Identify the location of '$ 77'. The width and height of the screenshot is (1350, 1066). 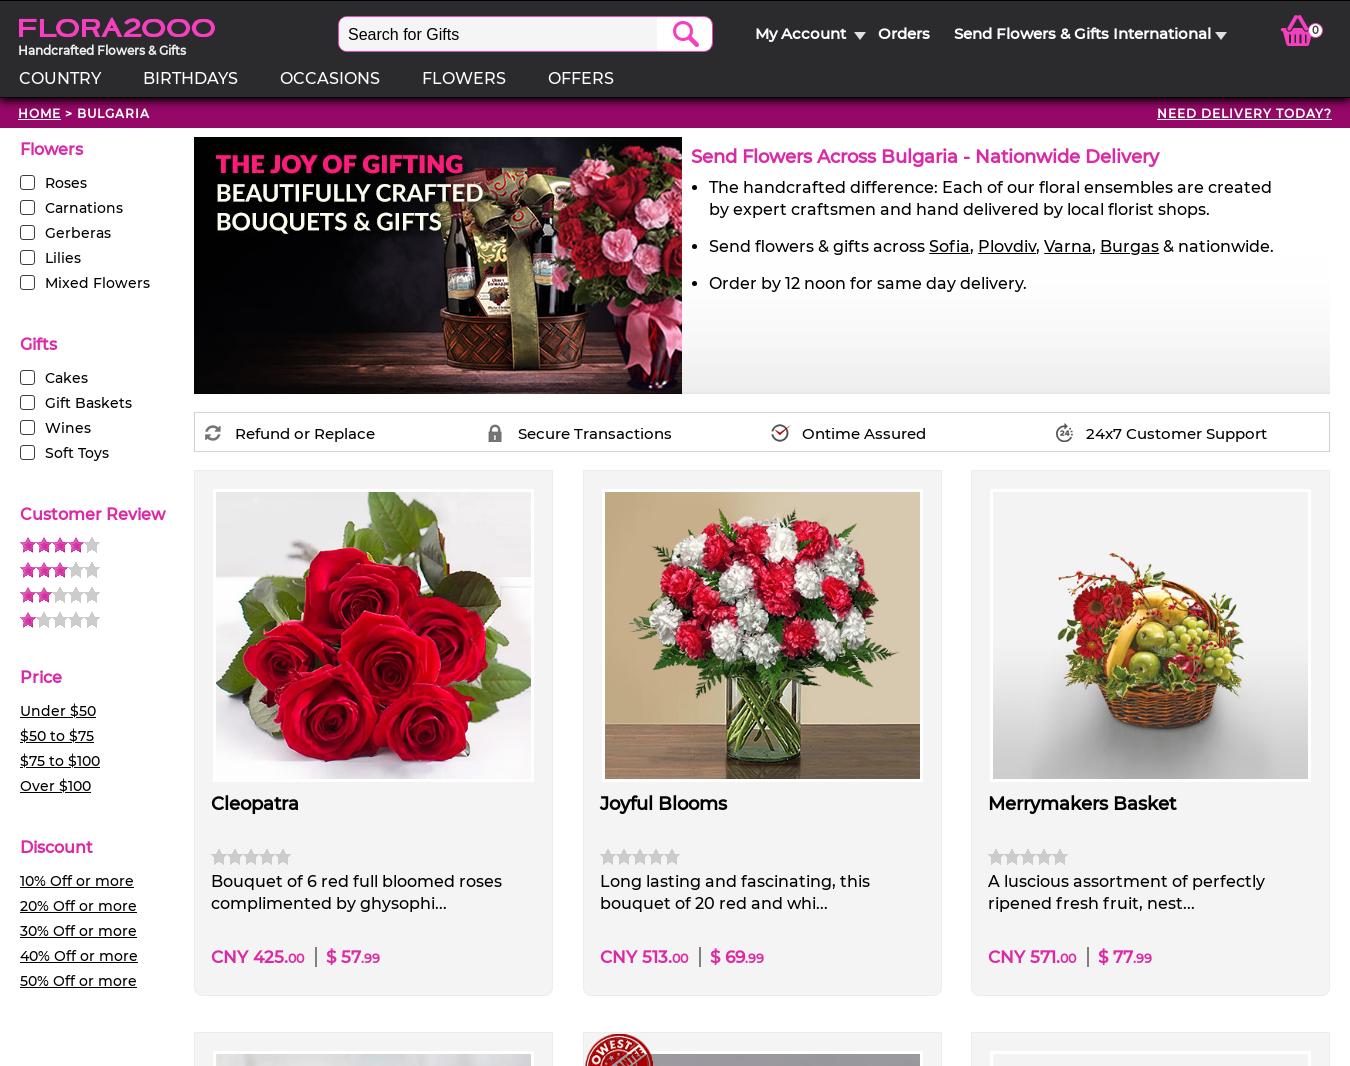
(1114, 956).